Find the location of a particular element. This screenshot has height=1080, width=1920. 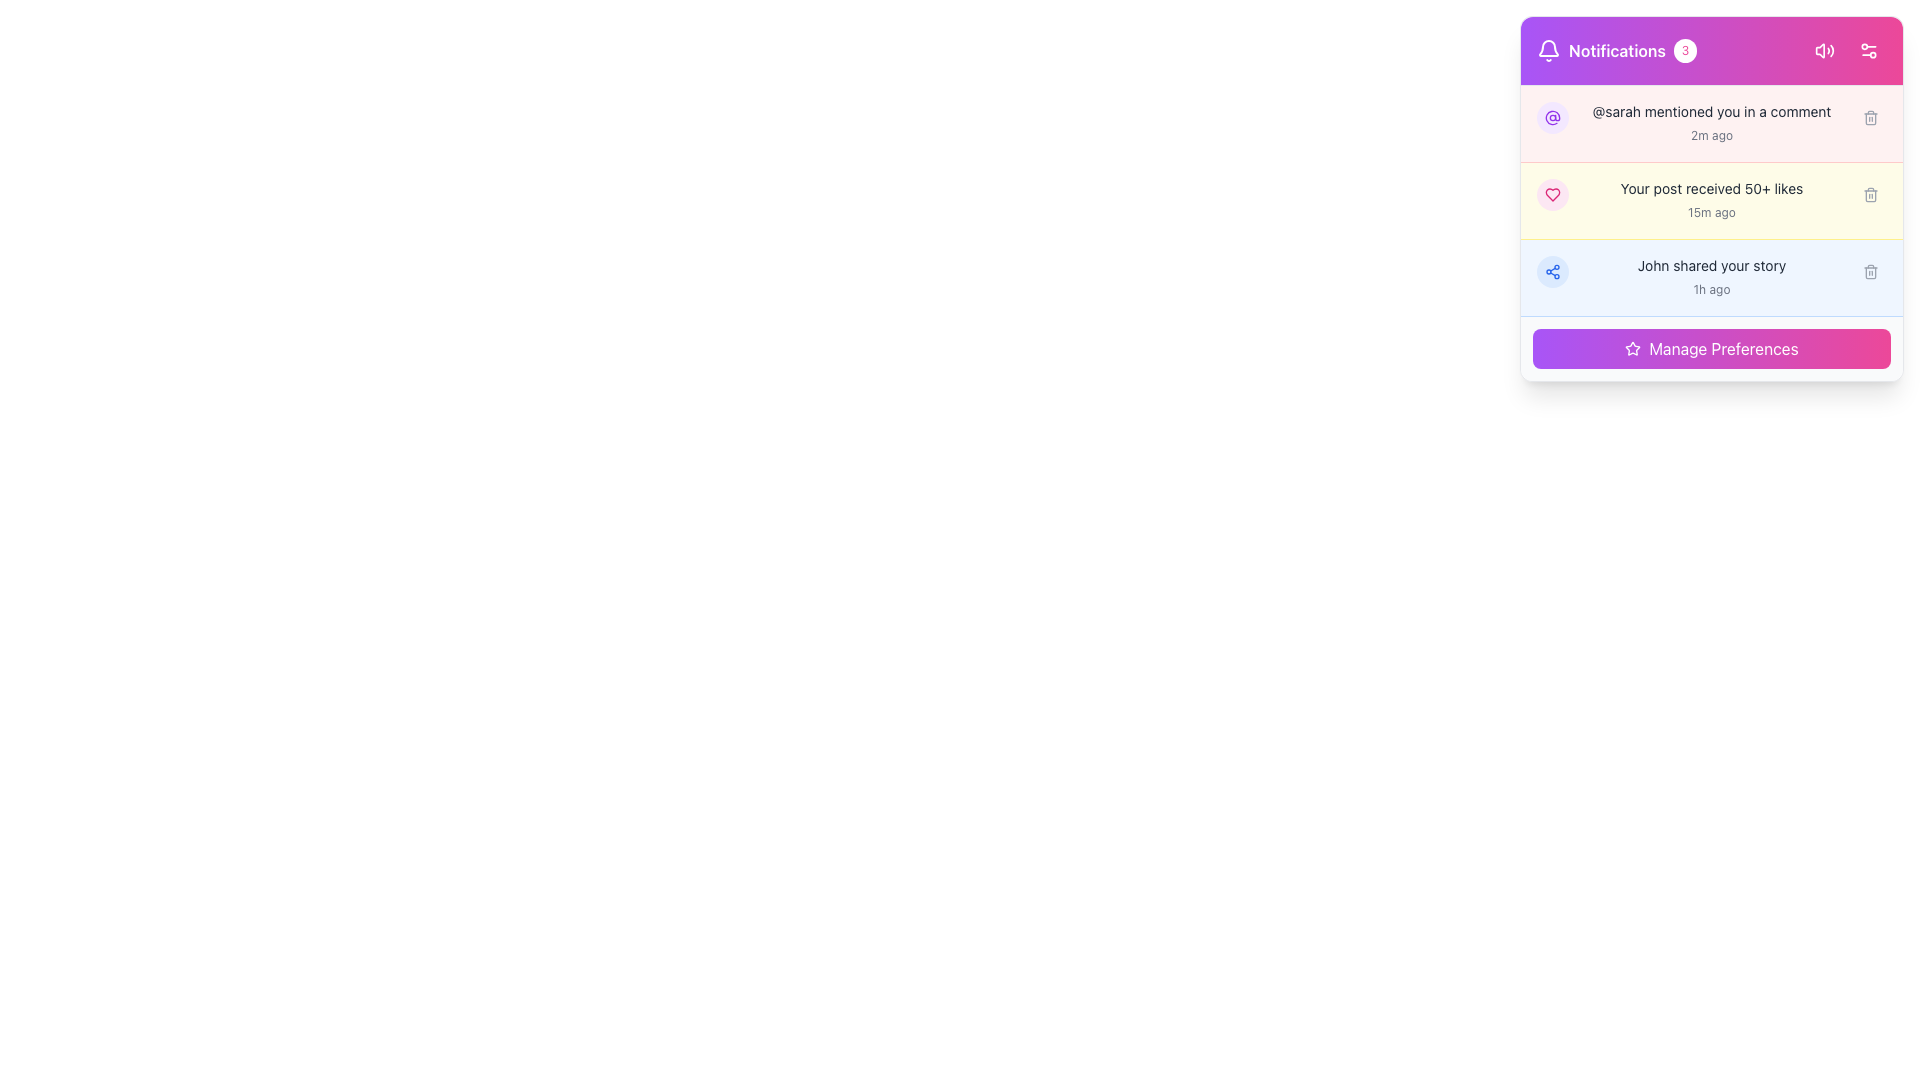

the text label that displays notification content about mentions in comments, located in the first notification entry under the 'Notifications' section is located at coordinates (1711, 111).